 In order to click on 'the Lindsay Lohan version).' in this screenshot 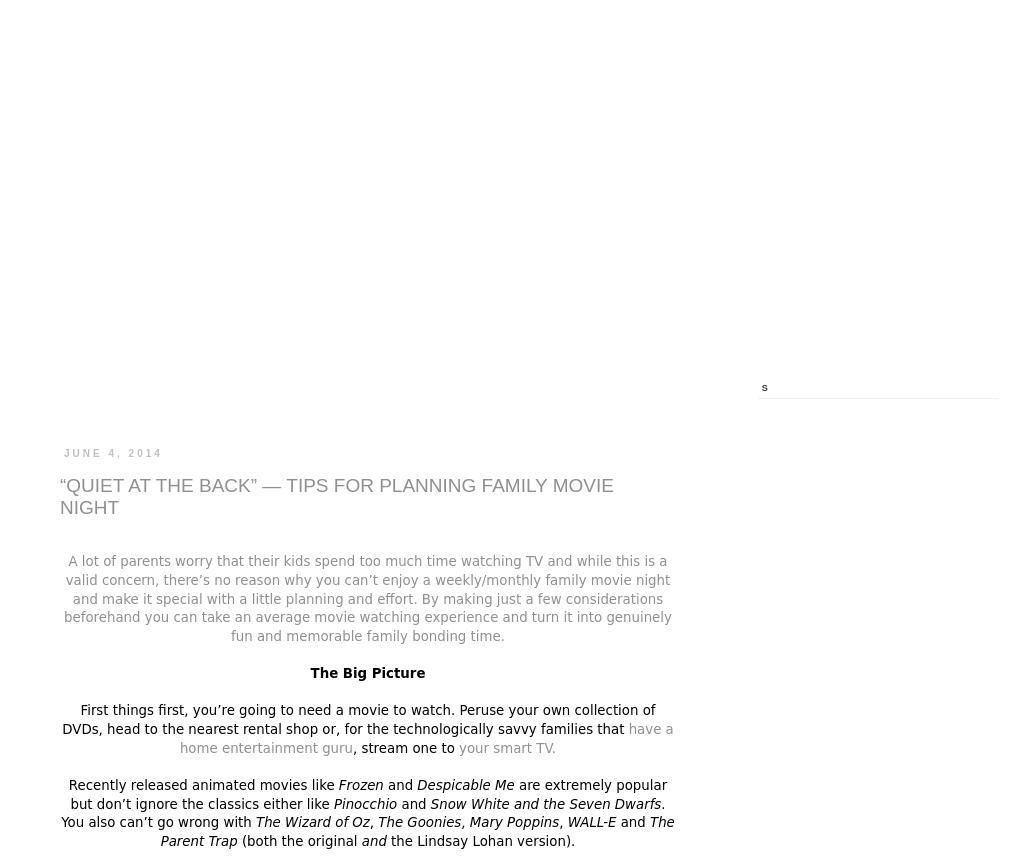, I will do `click(391, 839)`.